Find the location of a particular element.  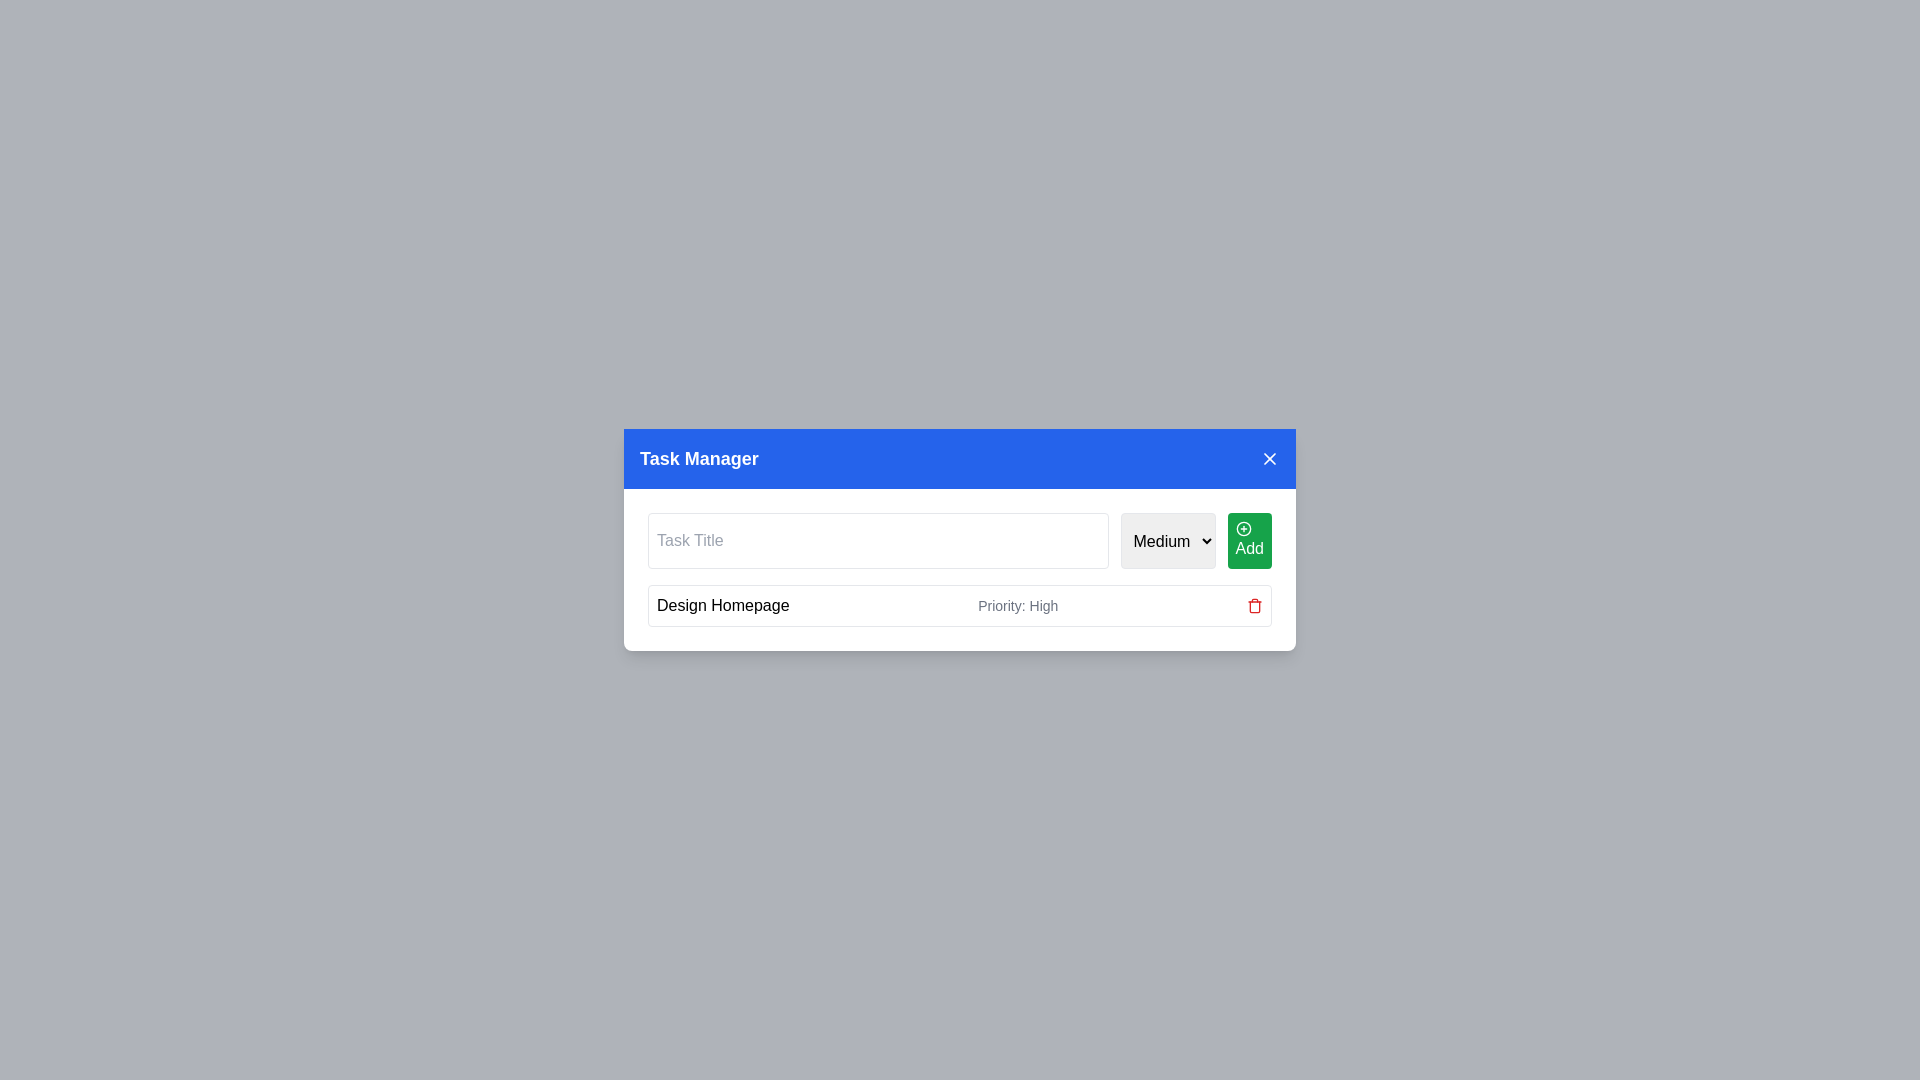

an option from the dropdown menu to change the priority level for the task is located at coordinates (1167, 540).